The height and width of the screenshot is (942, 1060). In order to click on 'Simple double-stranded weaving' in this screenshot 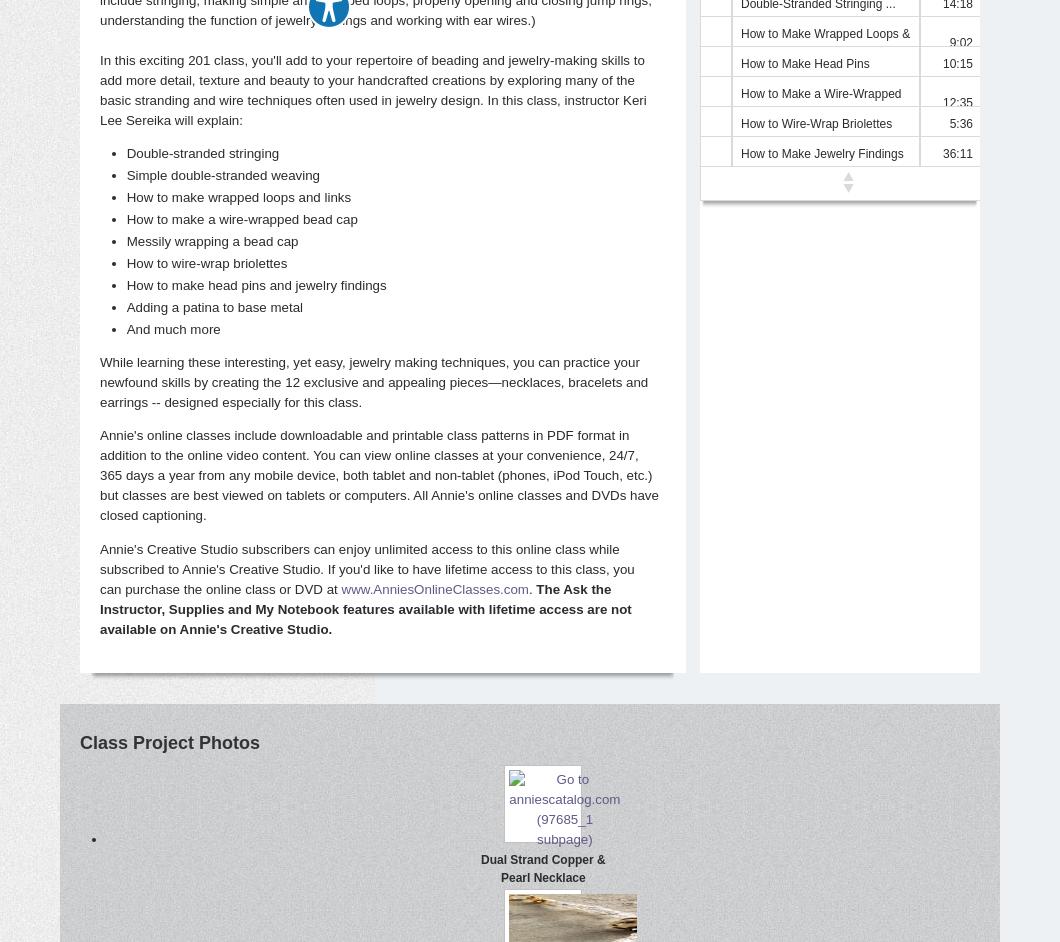, I will do `click(222, 173)`.